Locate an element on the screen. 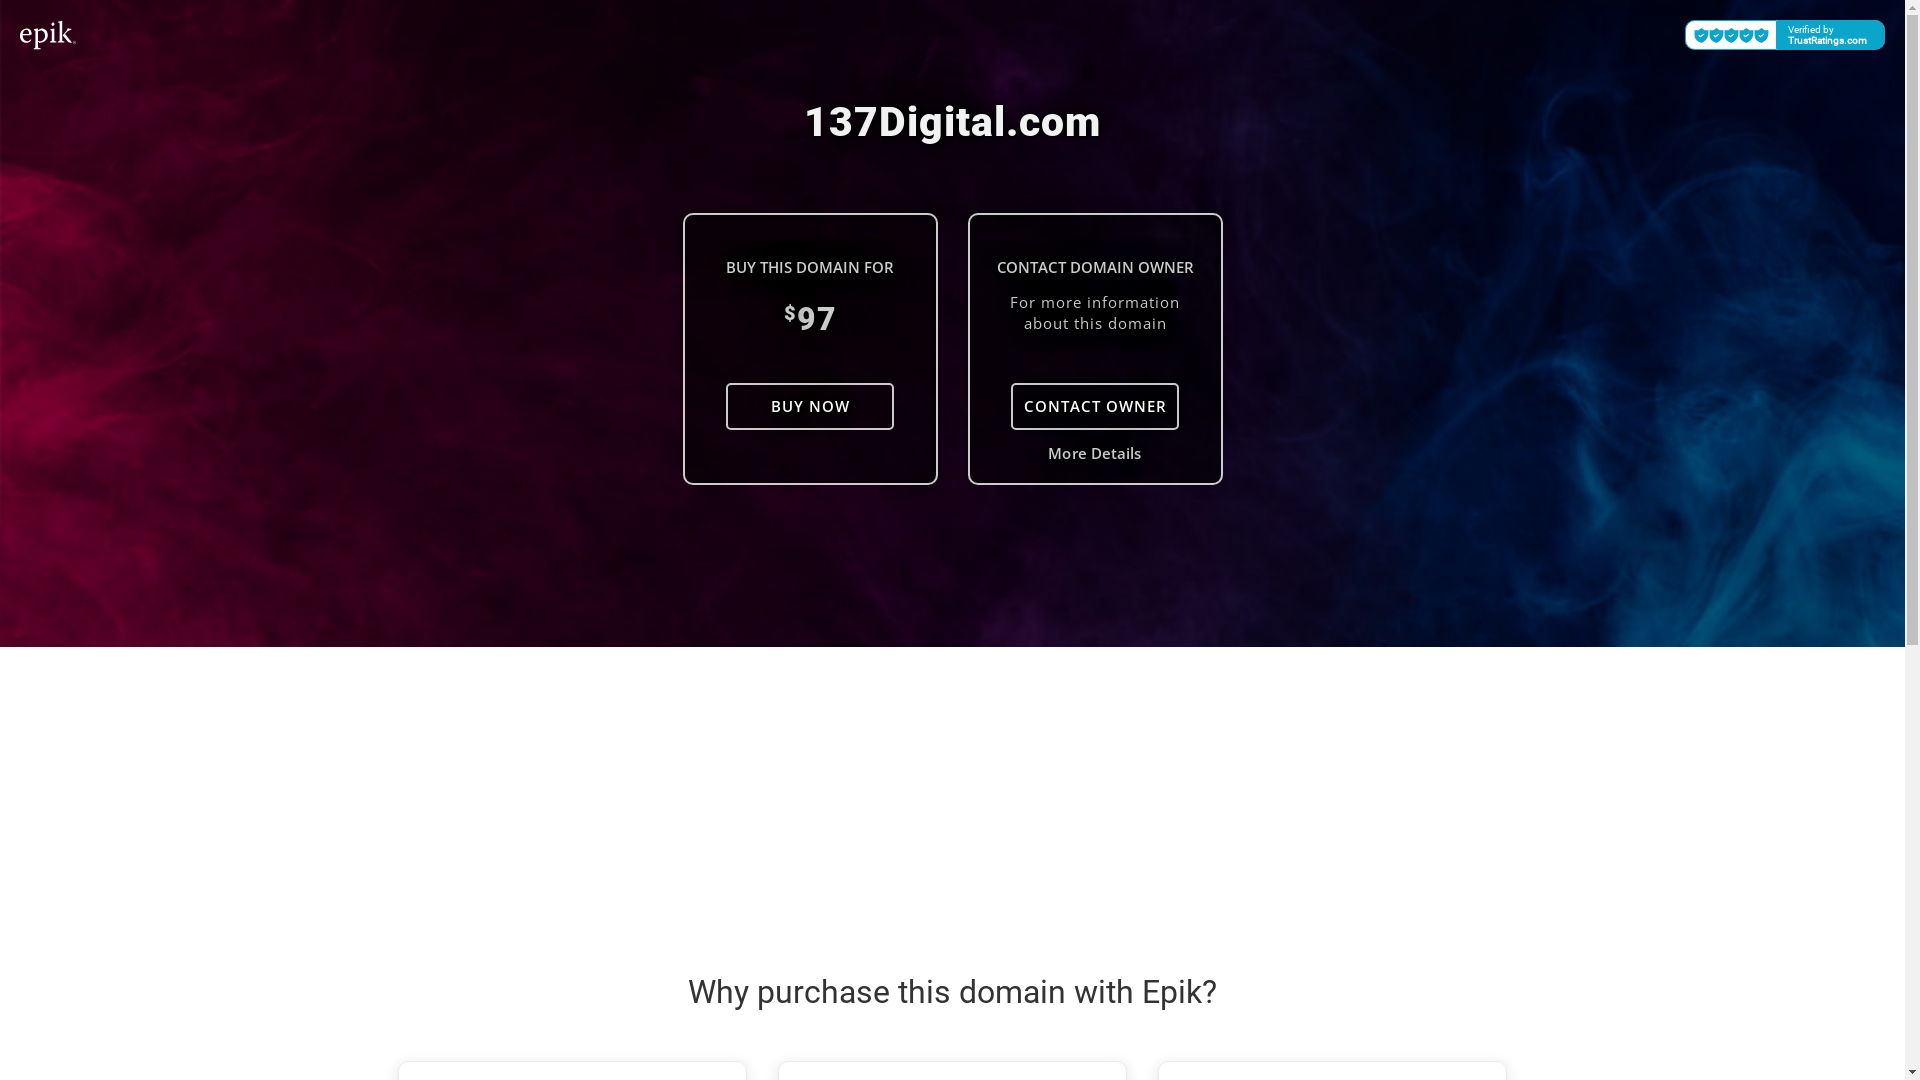  'CONTACT OWNER' is located at coordinates (1093, 405).